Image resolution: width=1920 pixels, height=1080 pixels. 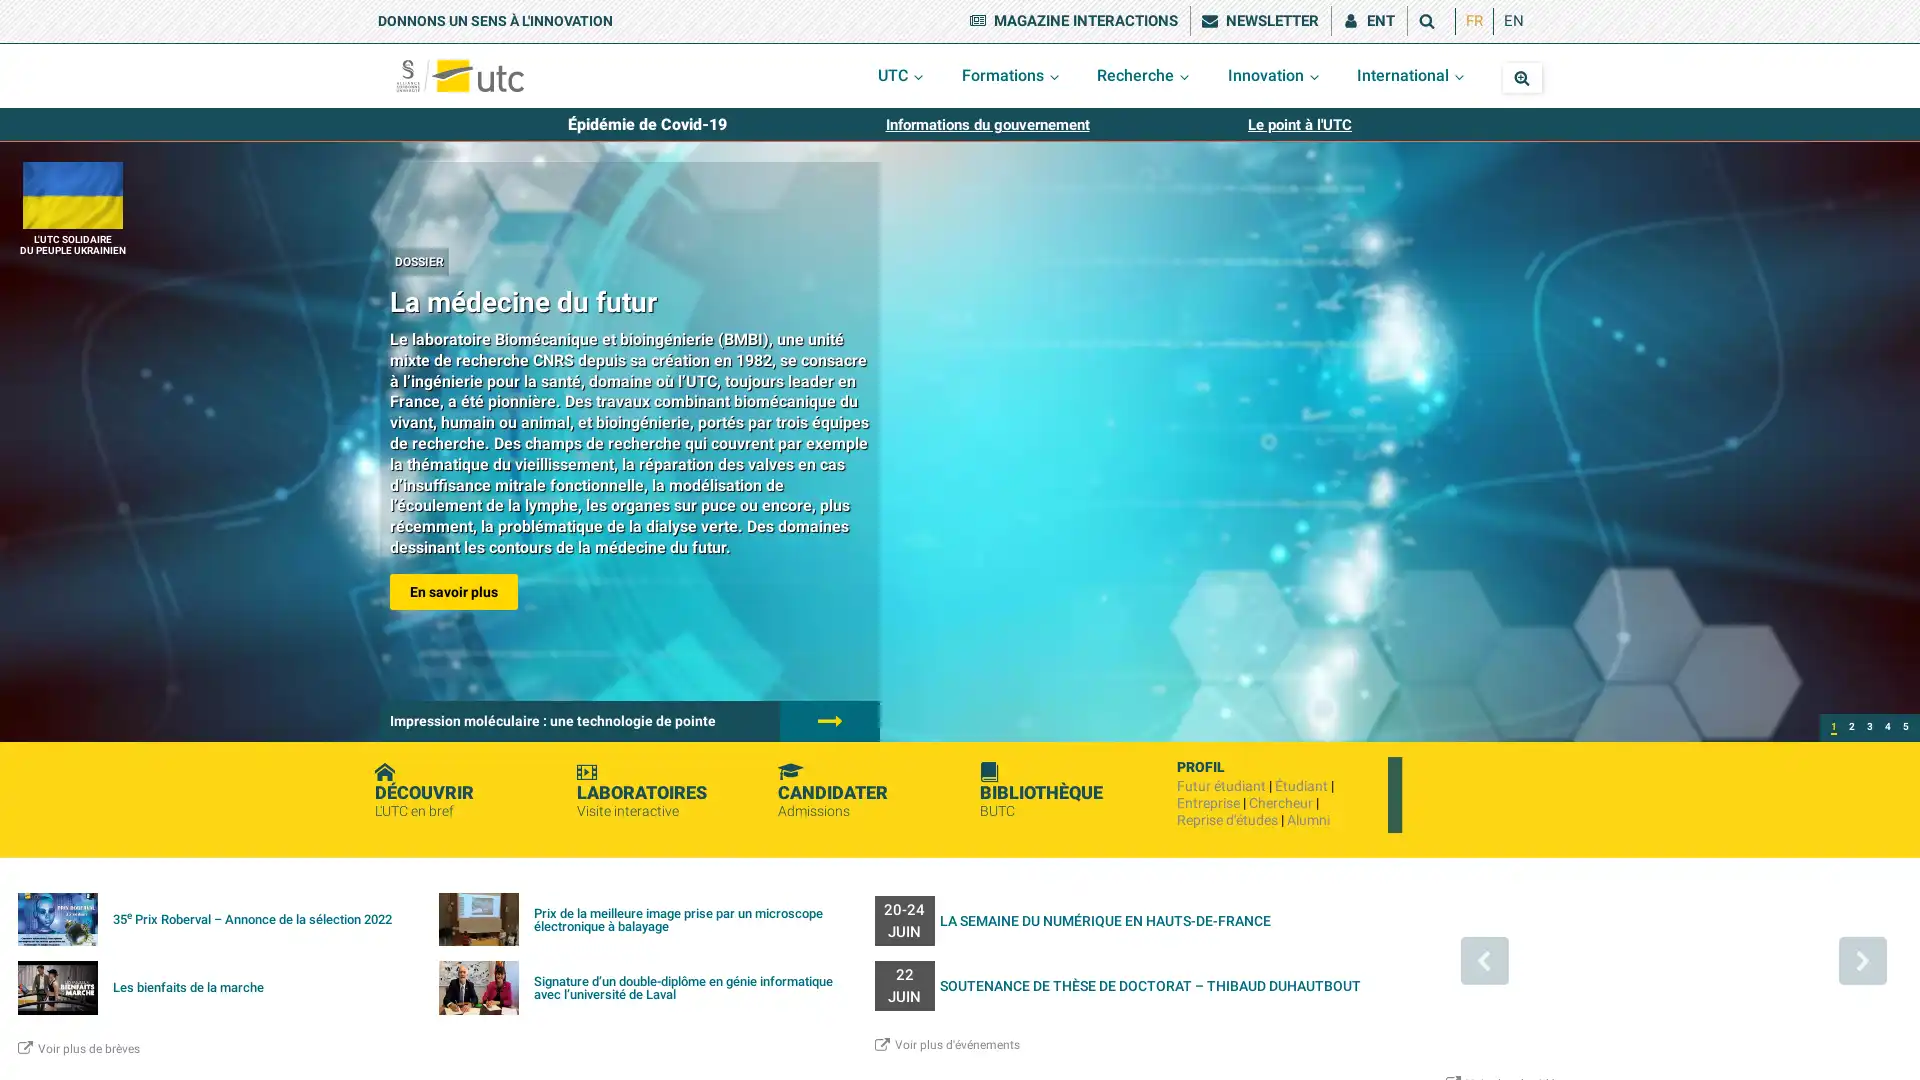 I want to click on Diapositive precedente, so click(x=1483, y=959).